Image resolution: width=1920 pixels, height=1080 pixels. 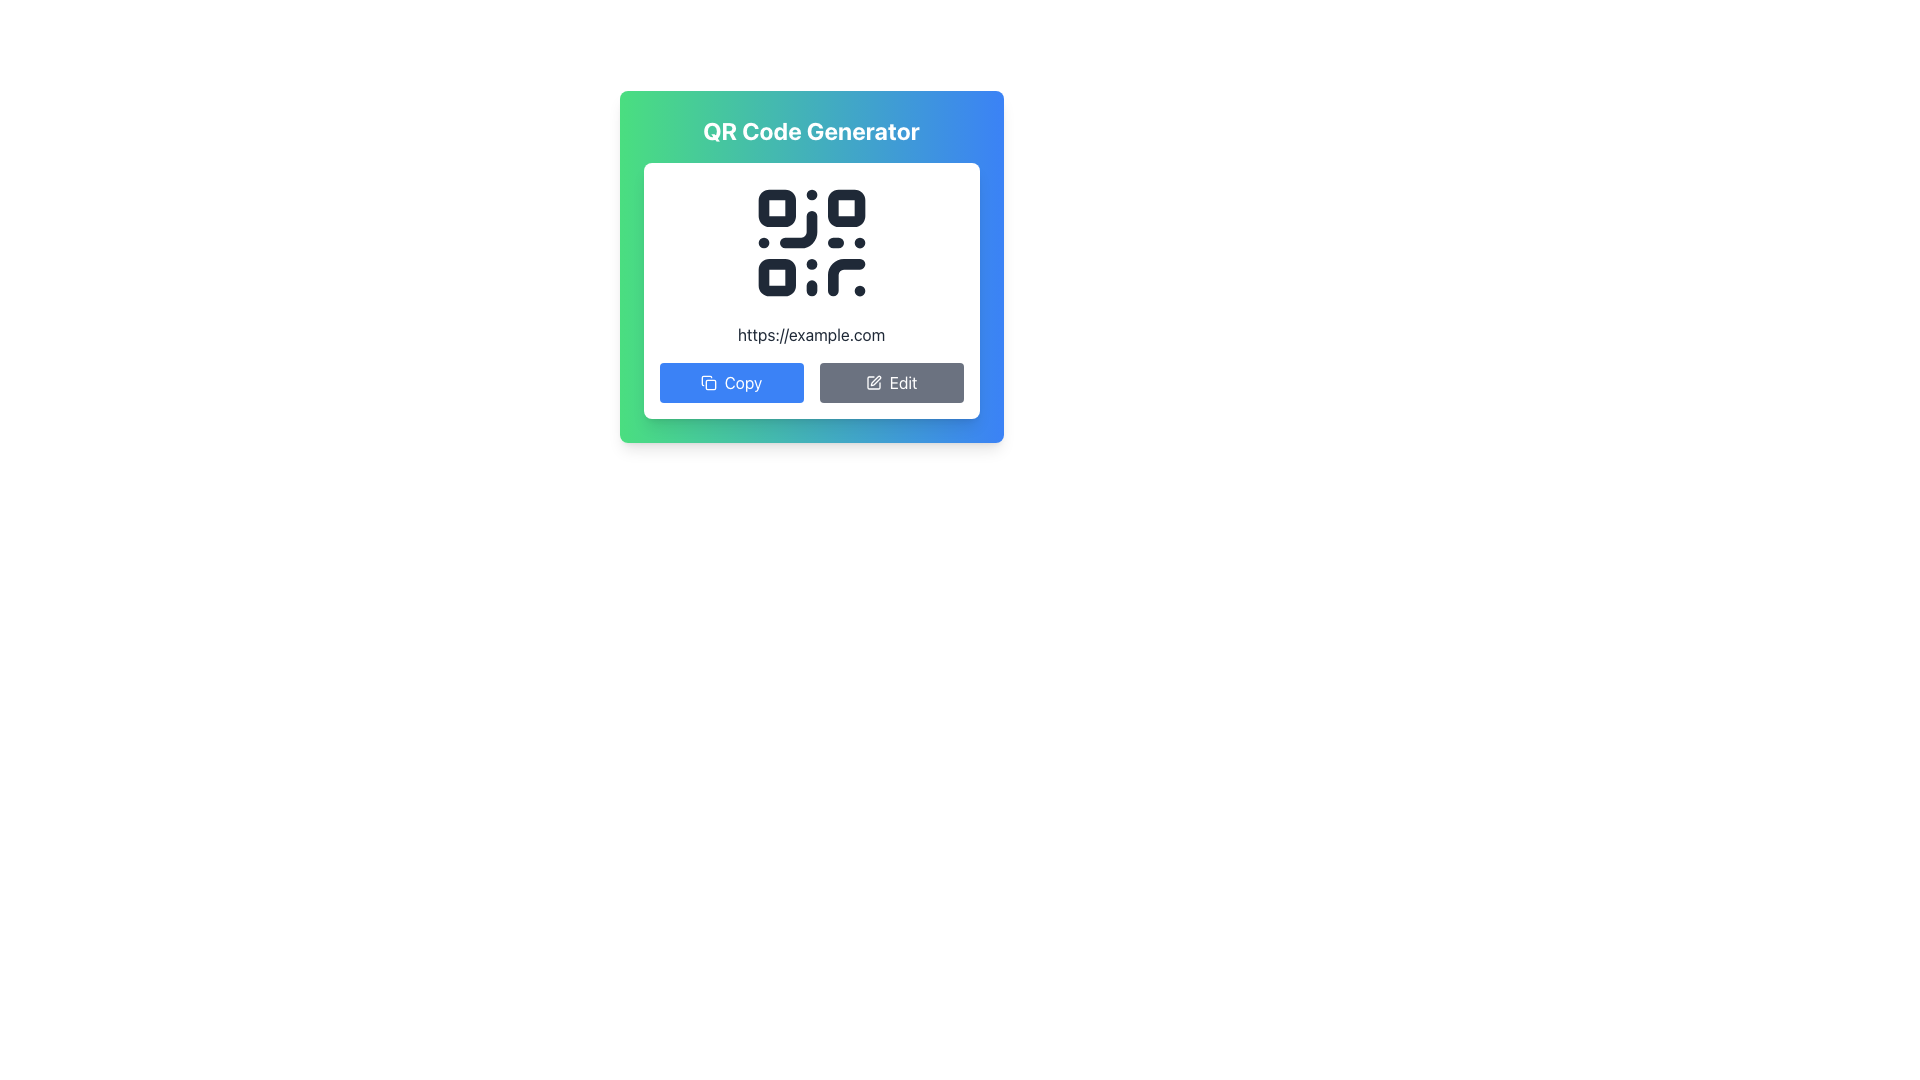 I want to click on the copy button located on the left side below the QR code, so click(x=730, y=382).